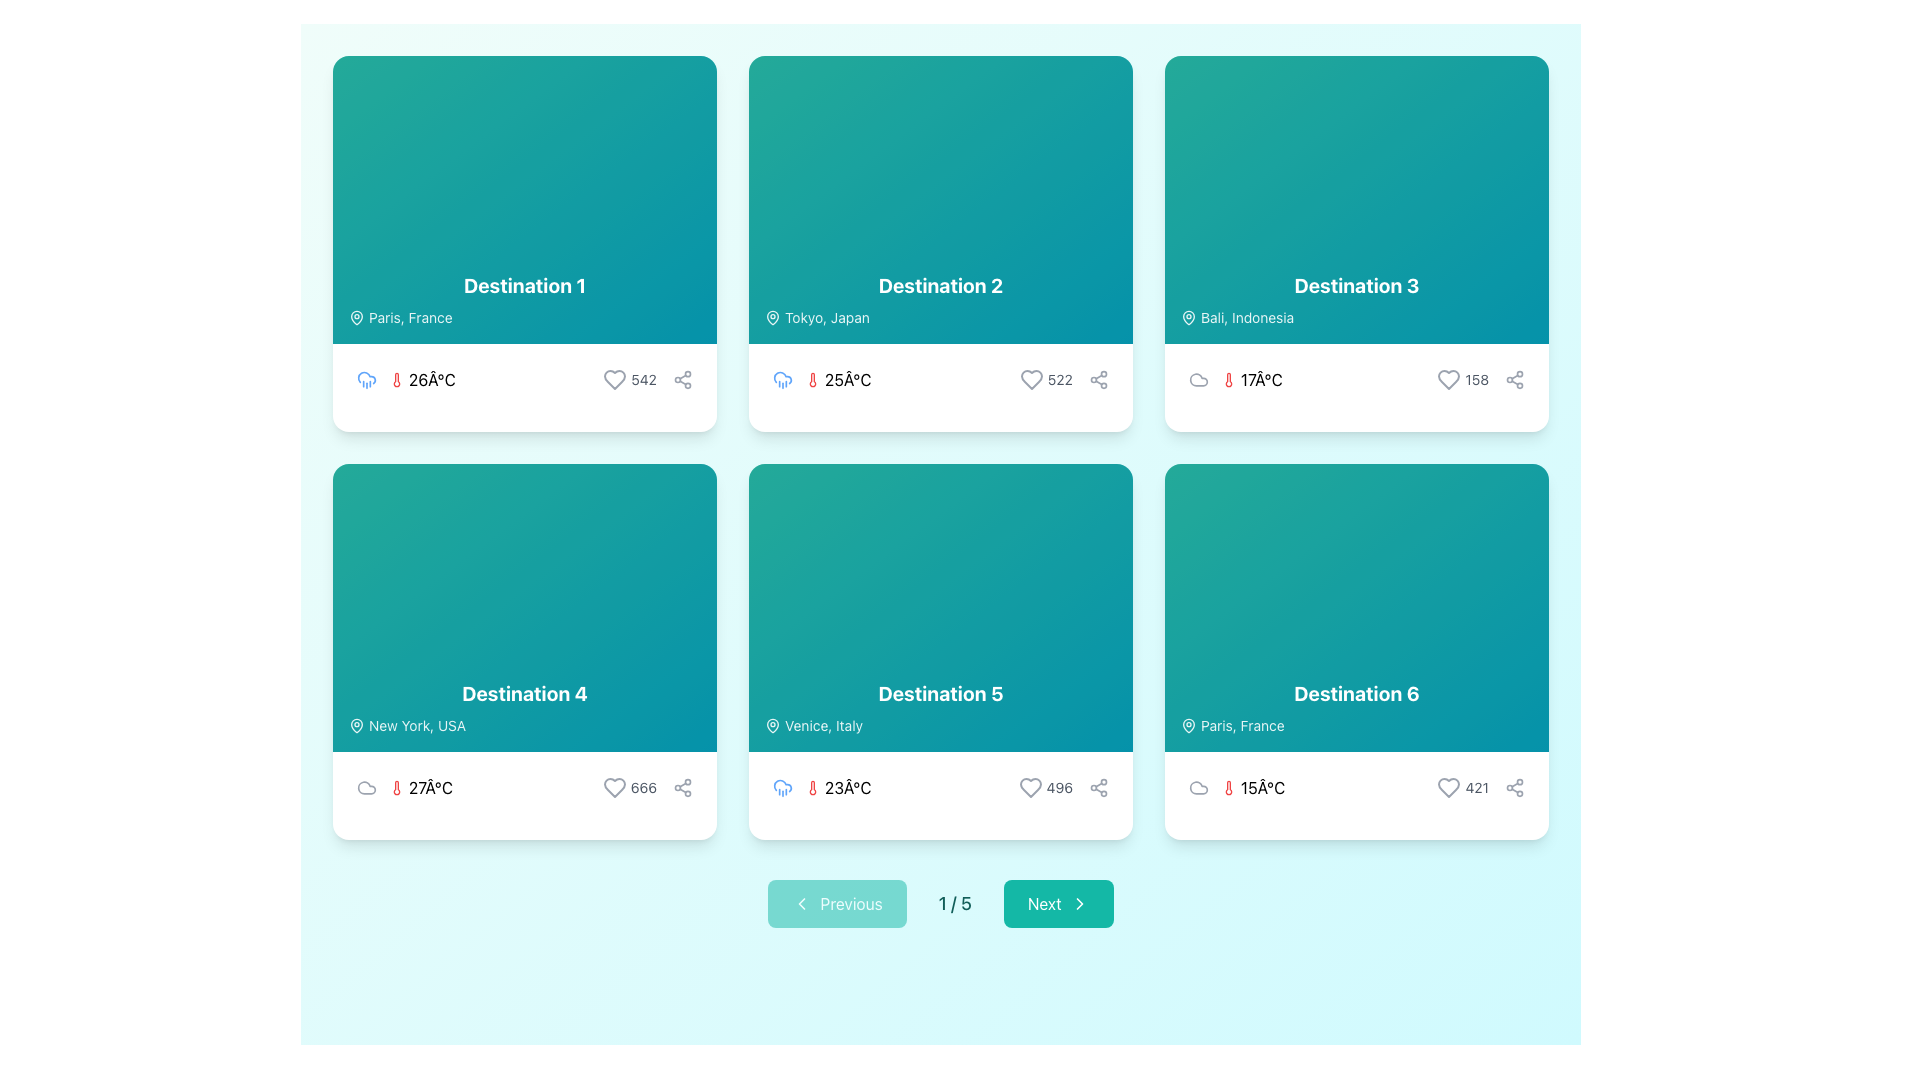 The height and width of the screenshot is (1080, 1920). I want to click on the heart-shaped icon button, which is styled with a hollow outline and located at the bottom right section of the second card in the grid layout, adjacent to the likes count (522), so click(1031, 380).